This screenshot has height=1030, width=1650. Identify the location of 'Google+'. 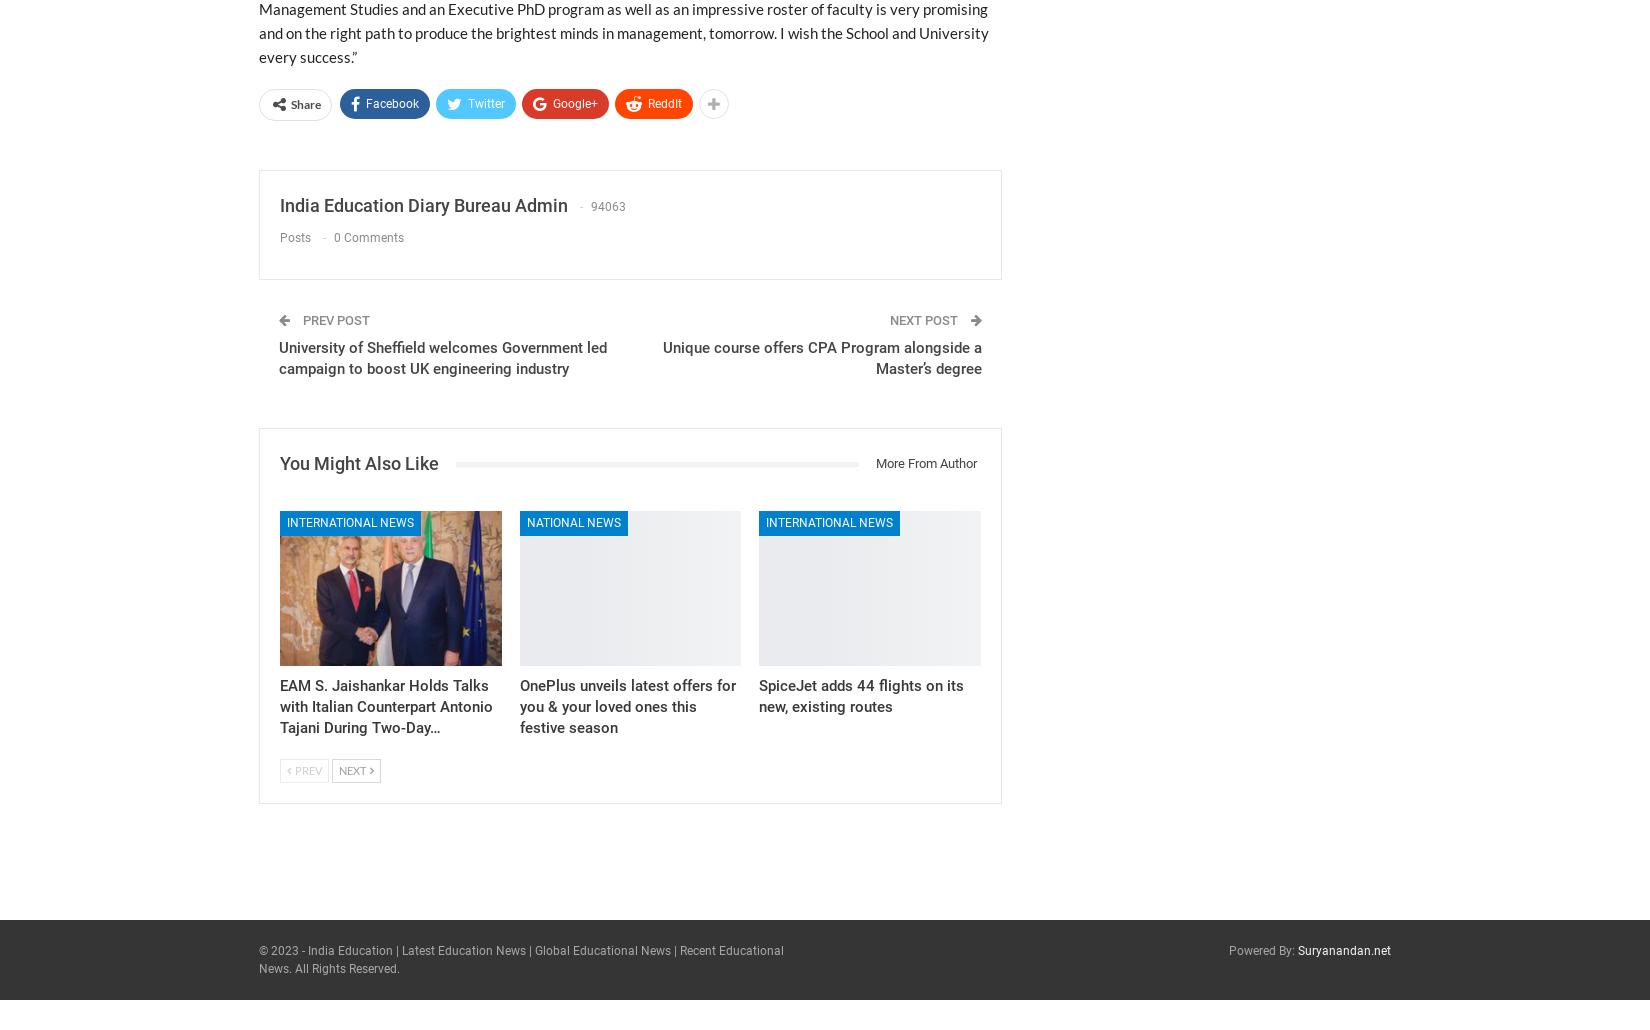
(574, 103).